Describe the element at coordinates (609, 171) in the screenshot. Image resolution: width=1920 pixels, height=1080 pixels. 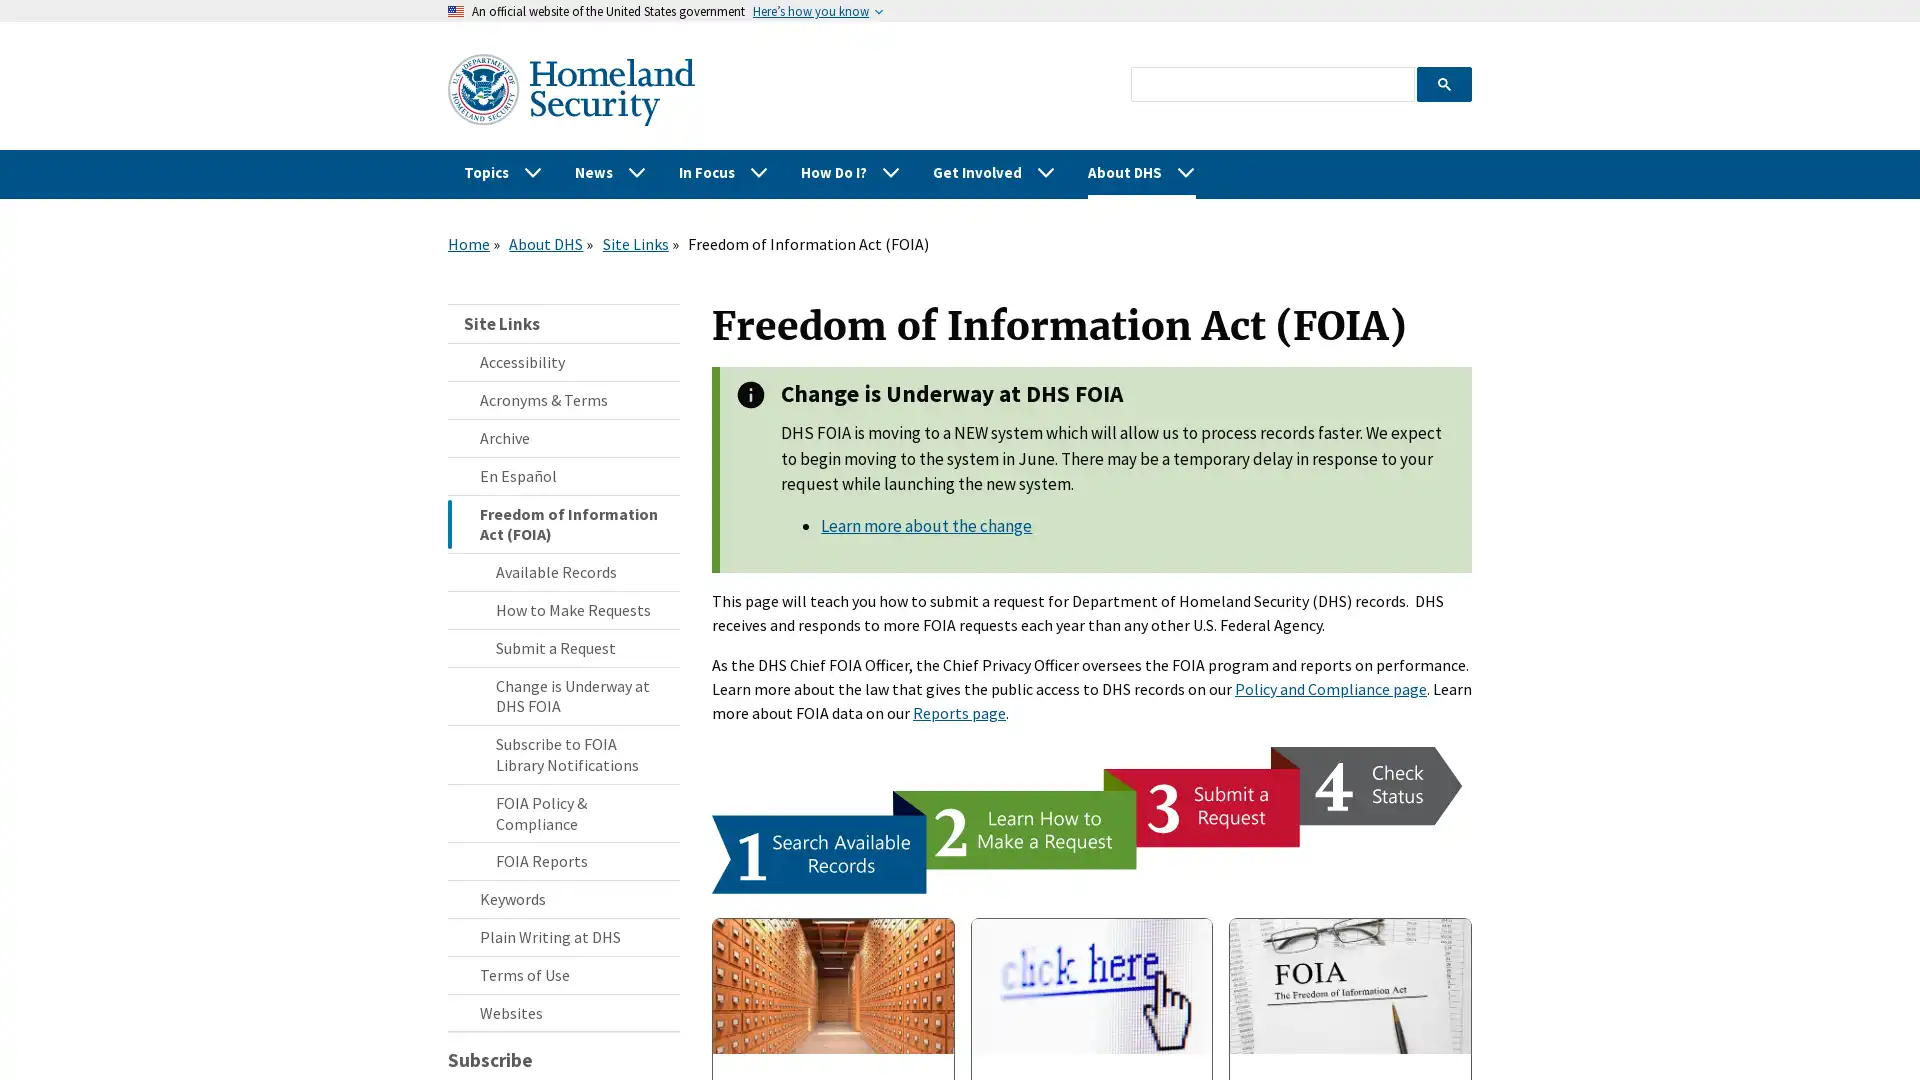
I see `News` at that location.